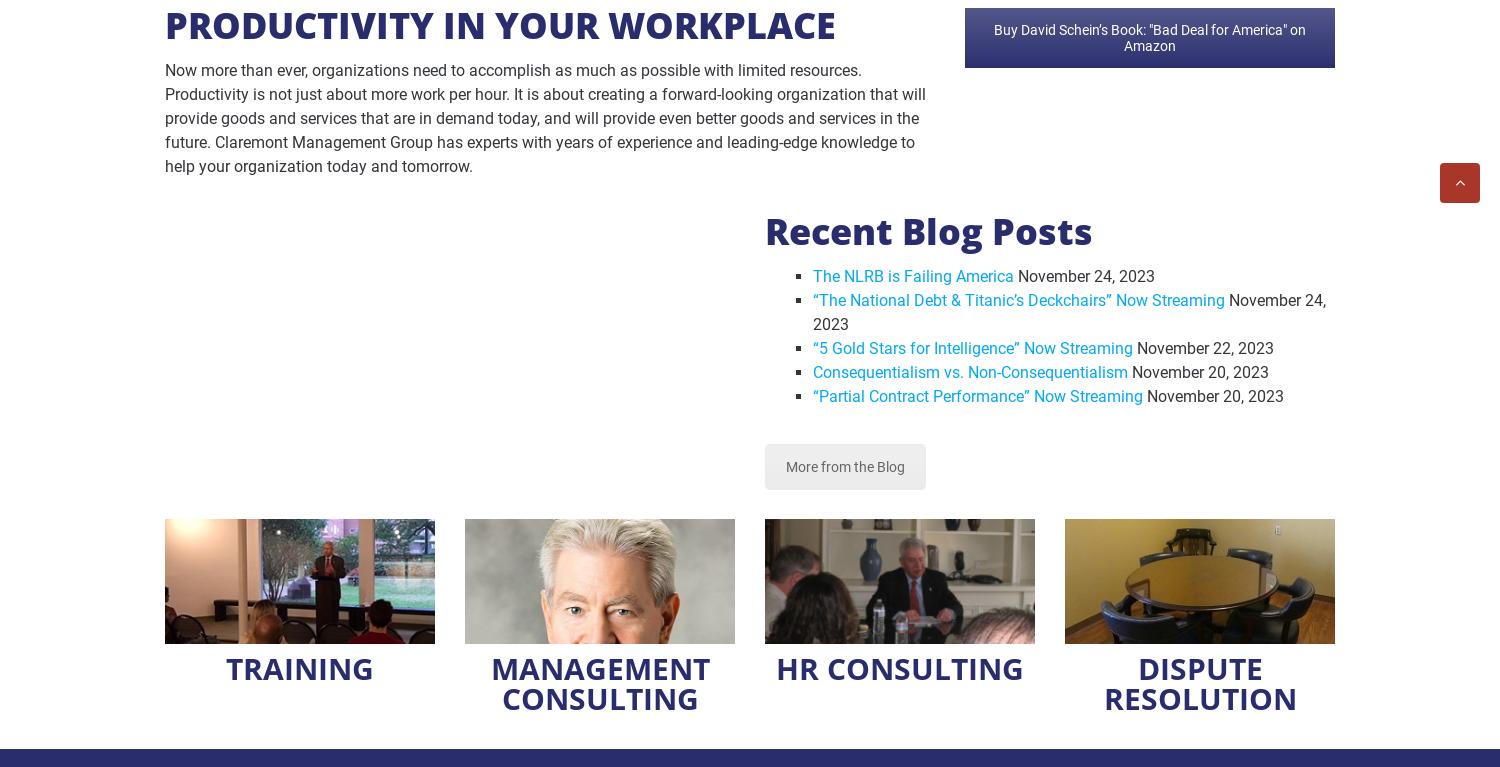 The height and width of the screenshot is (767, 1500). I want to click on 'today and tomorrow.', so click(397, 165).